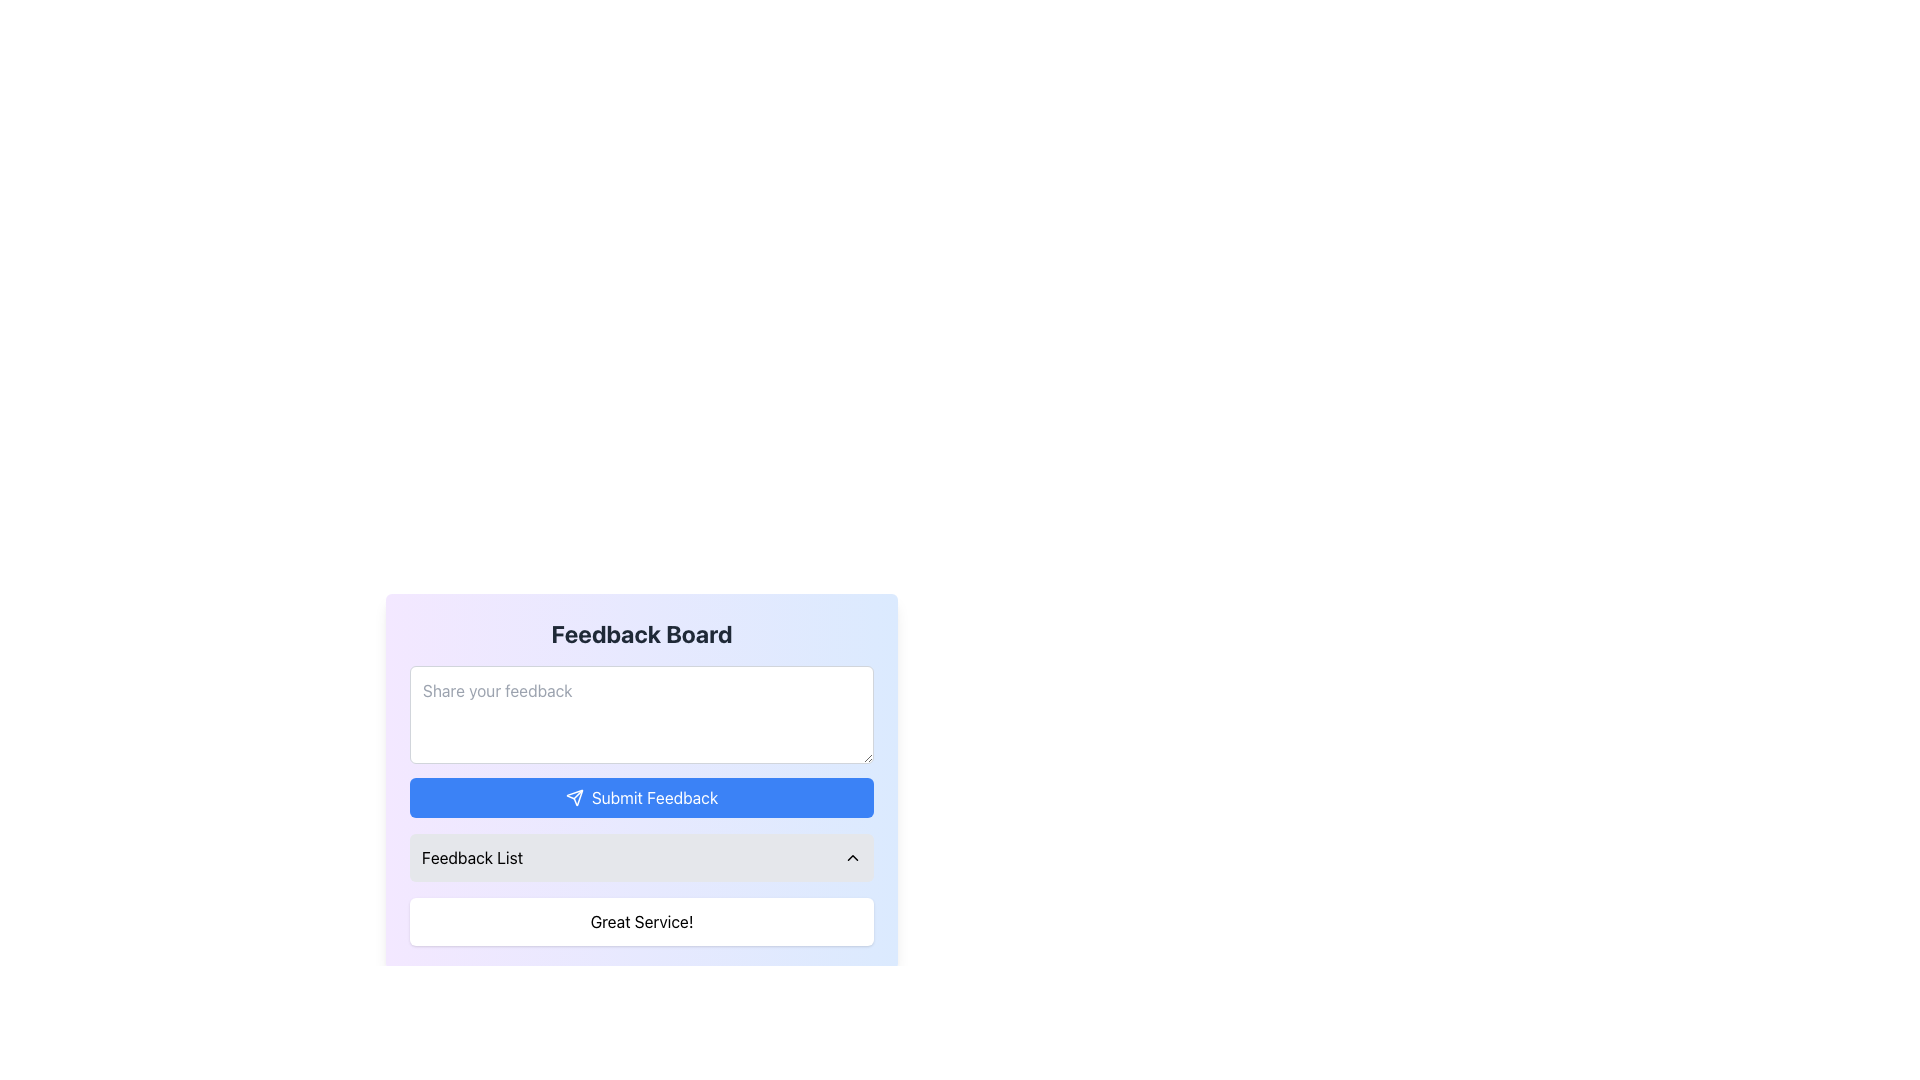  What do you see at coordinates (573, 797) in the screenshot?
I see `the 'Submit Feedback' button which contains the SVG icon representing the 'send' action` at bounding box center [573, 797].